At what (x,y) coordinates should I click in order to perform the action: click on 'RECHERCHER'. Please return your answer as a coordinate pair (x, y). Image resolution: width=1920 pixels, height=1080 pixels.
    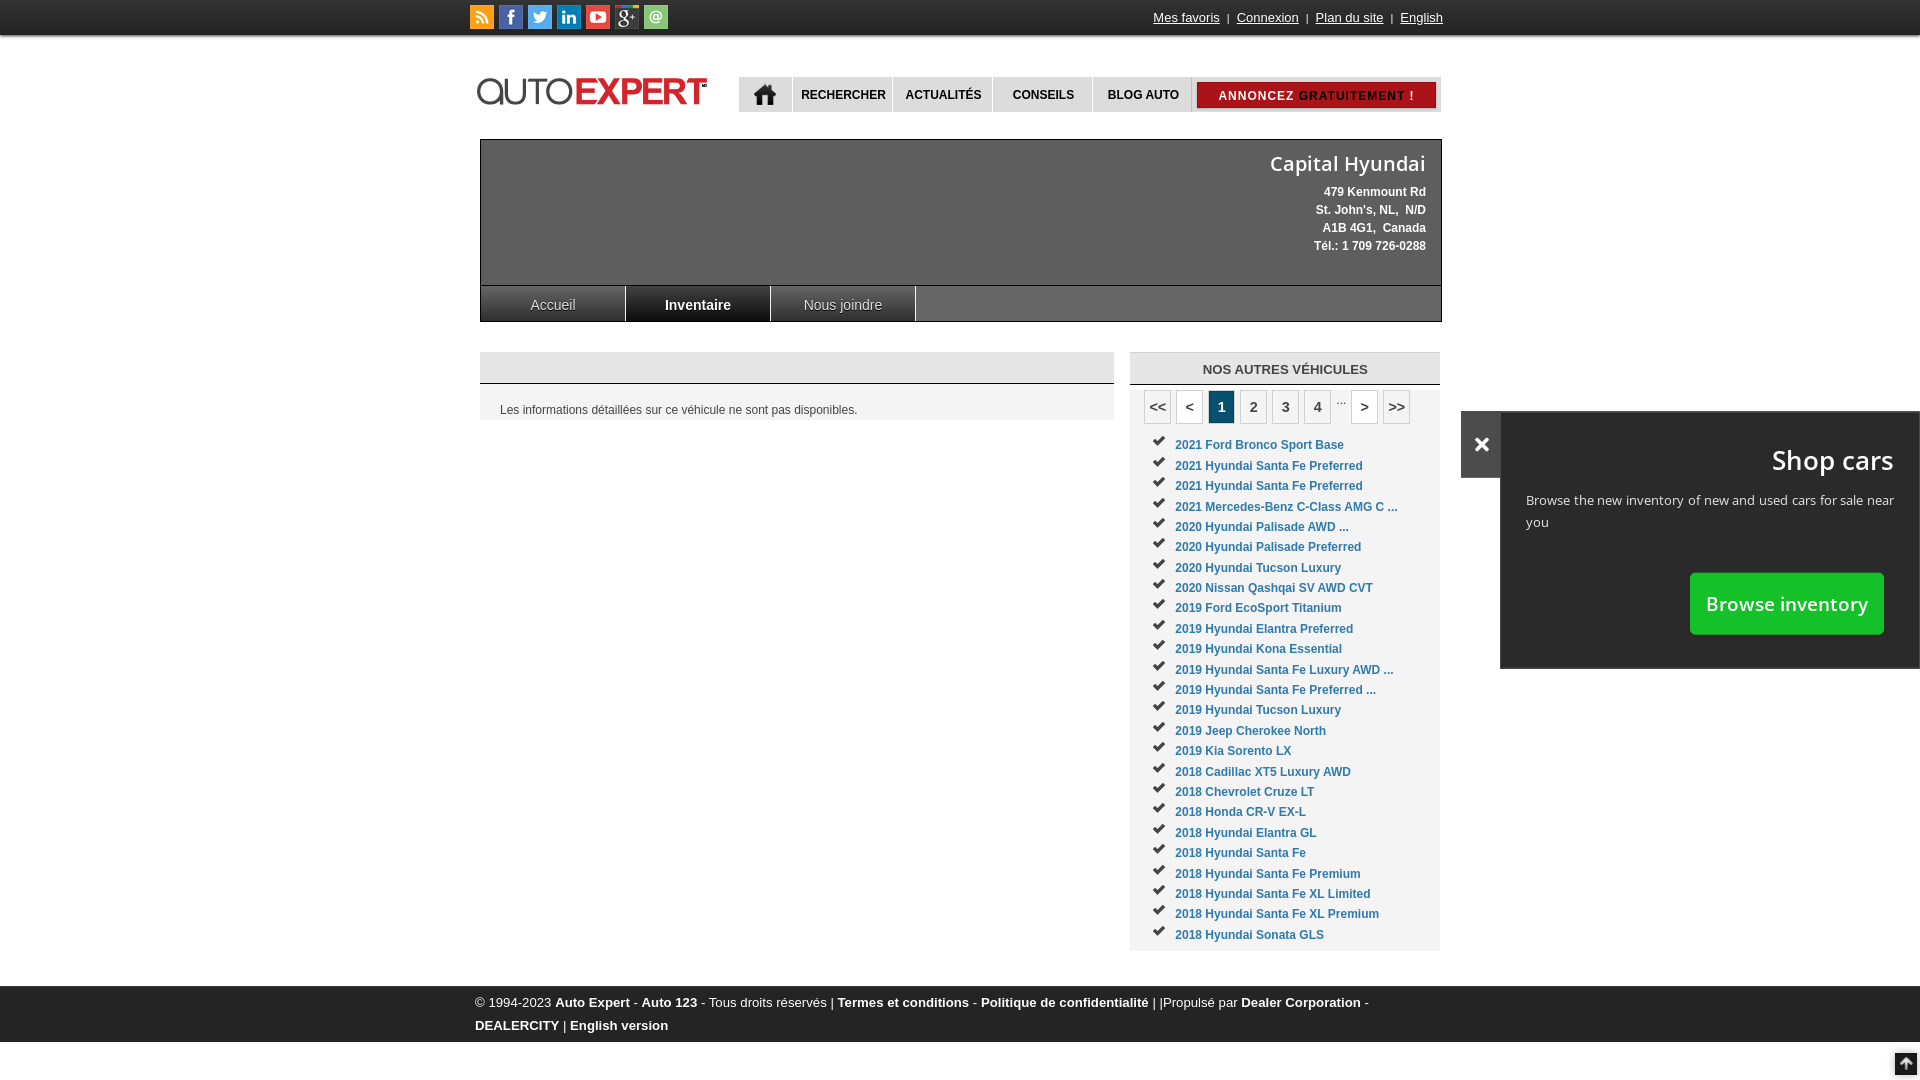
    Looking at the image, I should click on (791, 94).